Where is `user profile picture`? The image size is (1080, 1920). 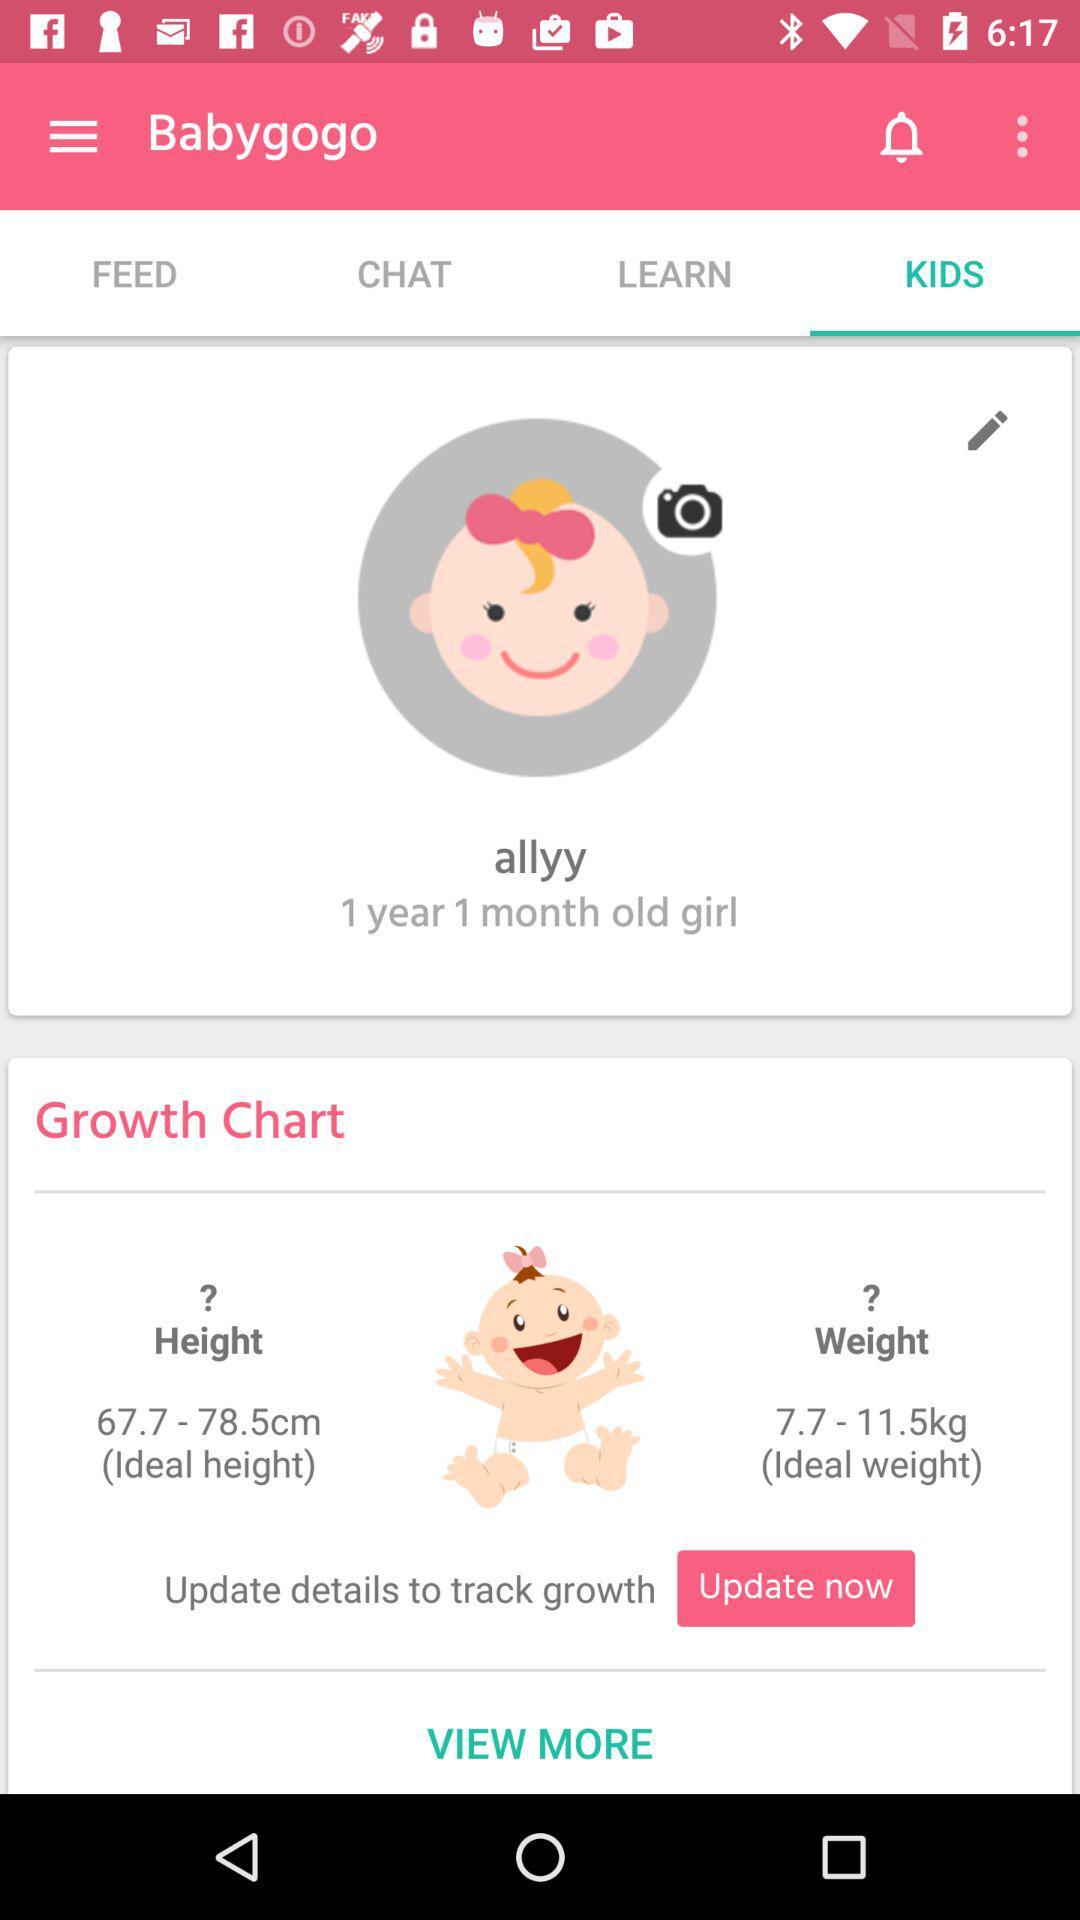
user profile picture is located at coordinates (540, 597).